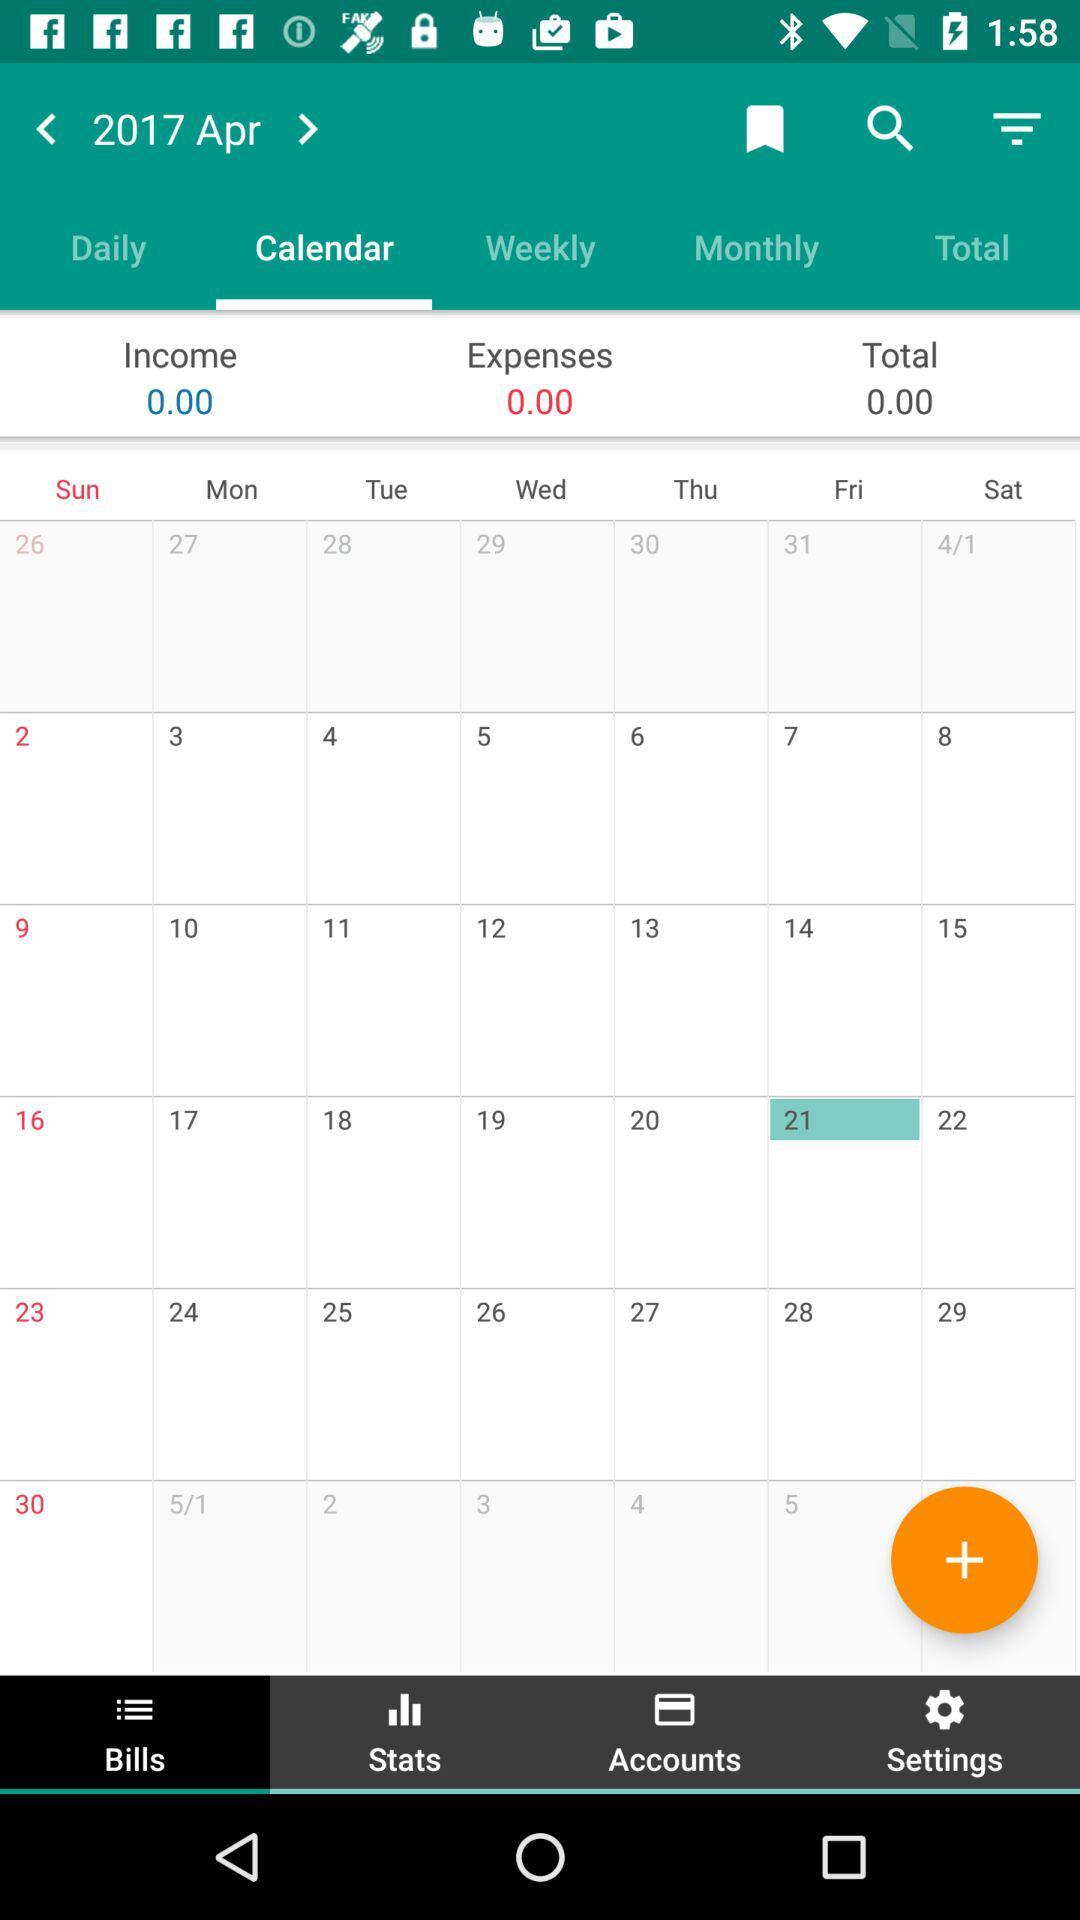 This screenshot has width=1080, height=1920. What do you see at coordinates (756, 245) in the screenshot?
I see `the item next to the weekly icon` at bounding box center [756, 245].